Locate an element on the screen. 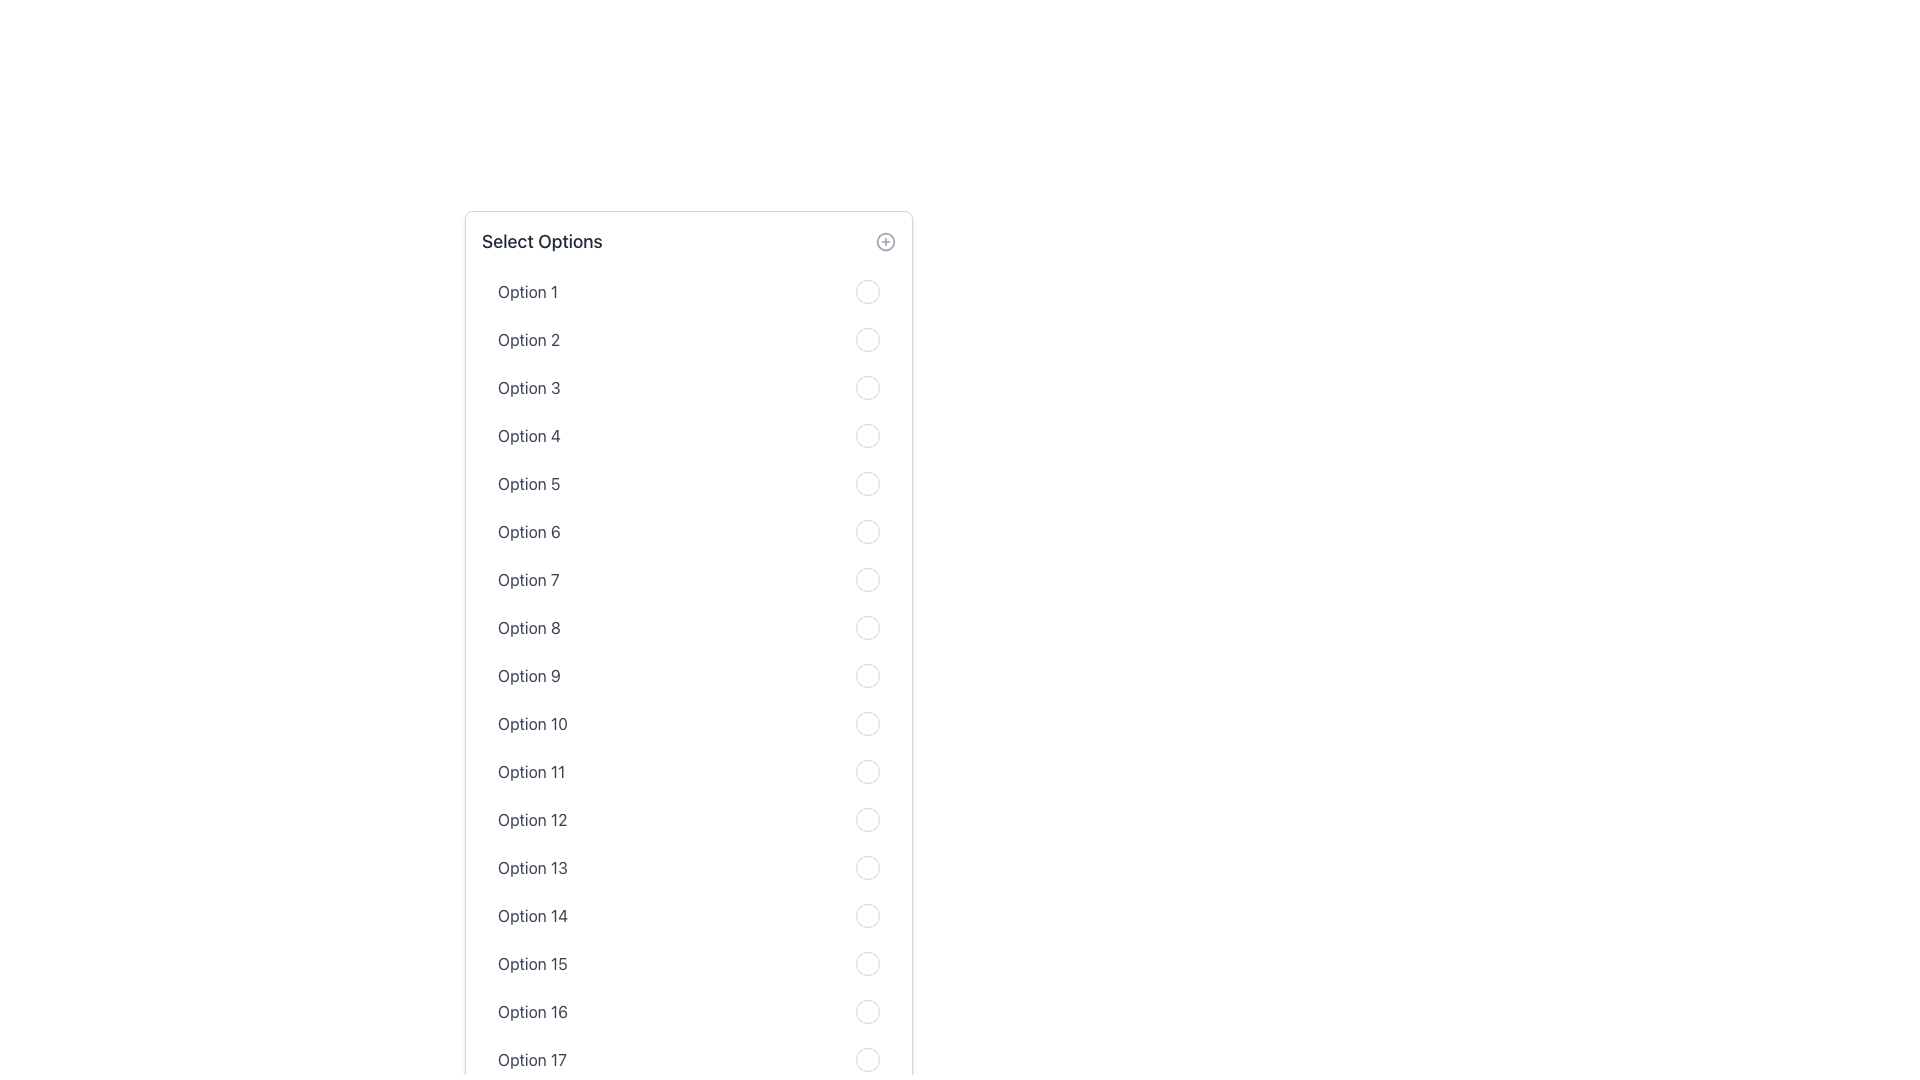 This screenshot has height=1080, width=1920. the radio button for 'Option 3' is located at coordinates (868, 388).